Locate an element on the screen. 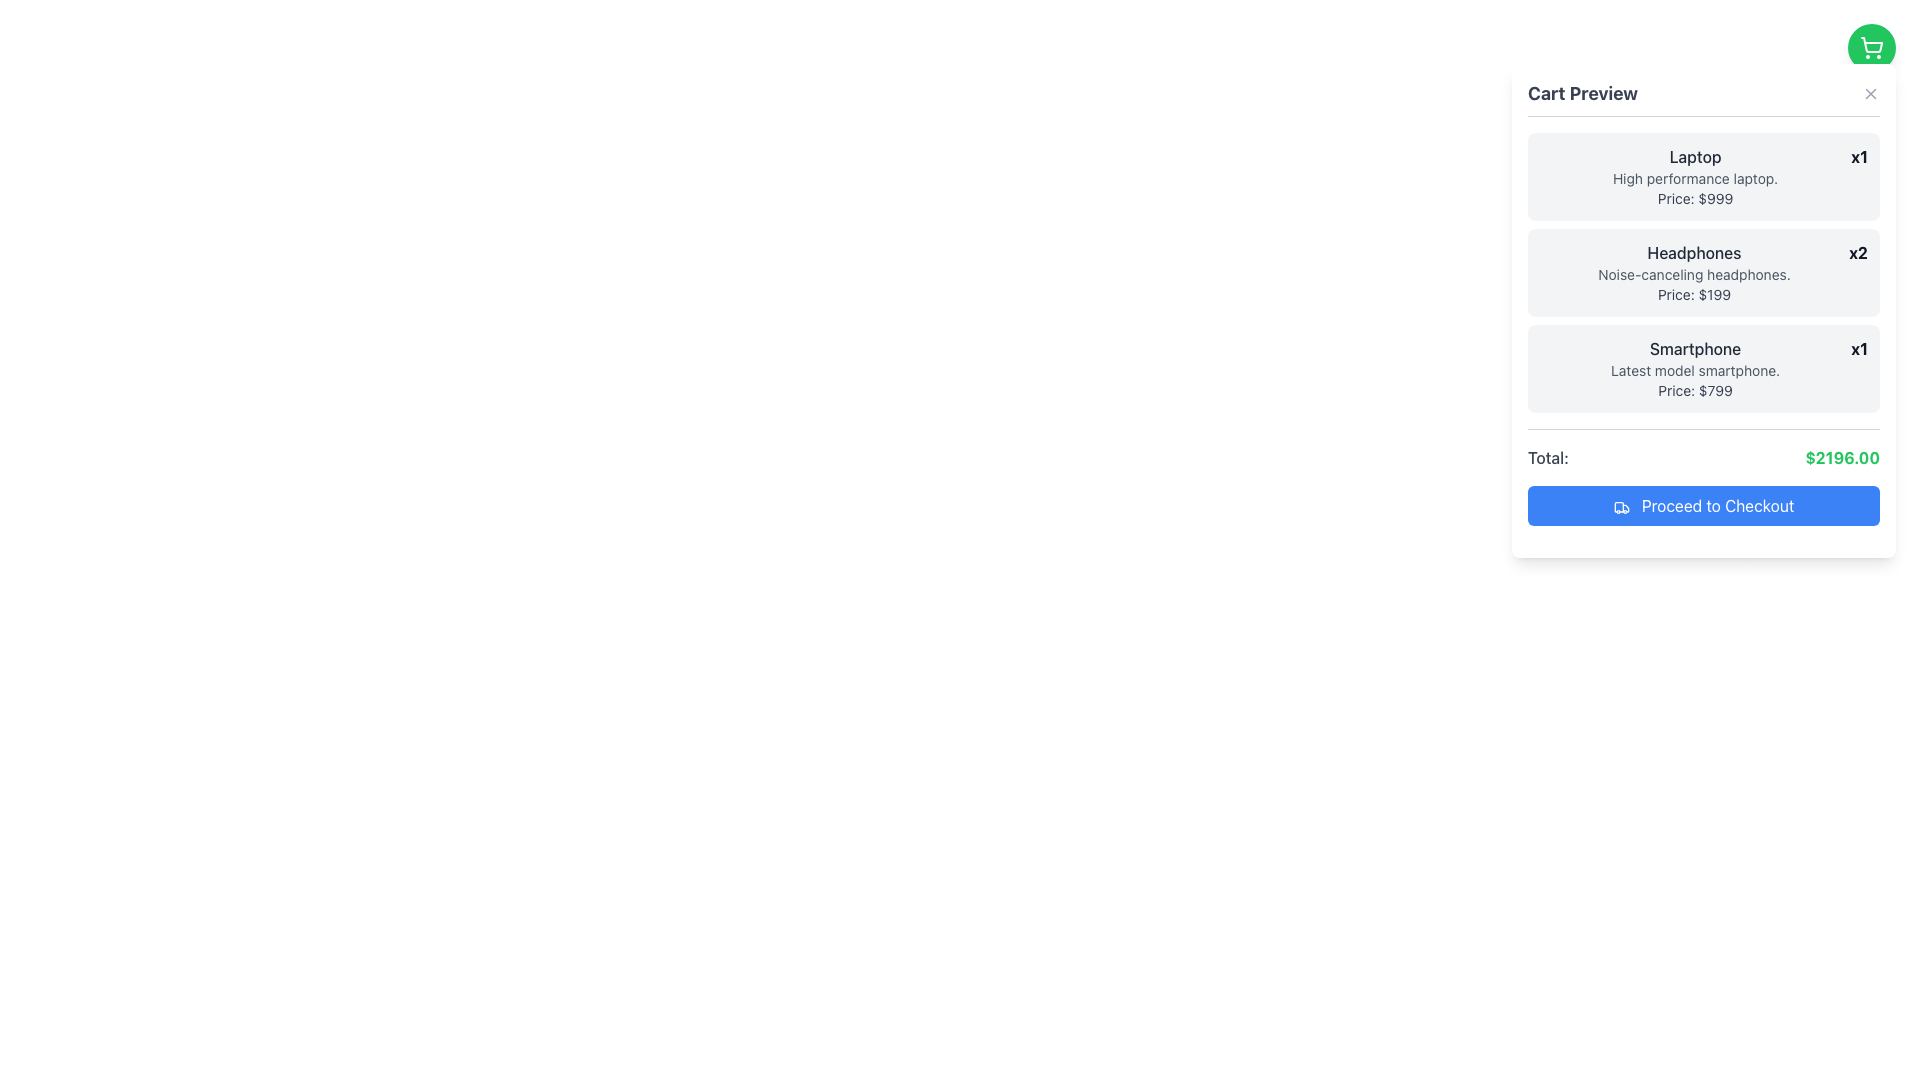 The width and height of the screenshot is (1920, 1080). the informational card displaying product details in the shopping cart interface, which is the third card in the list within the 'Cart Preview' panel is located at coordinates (1703, 369).